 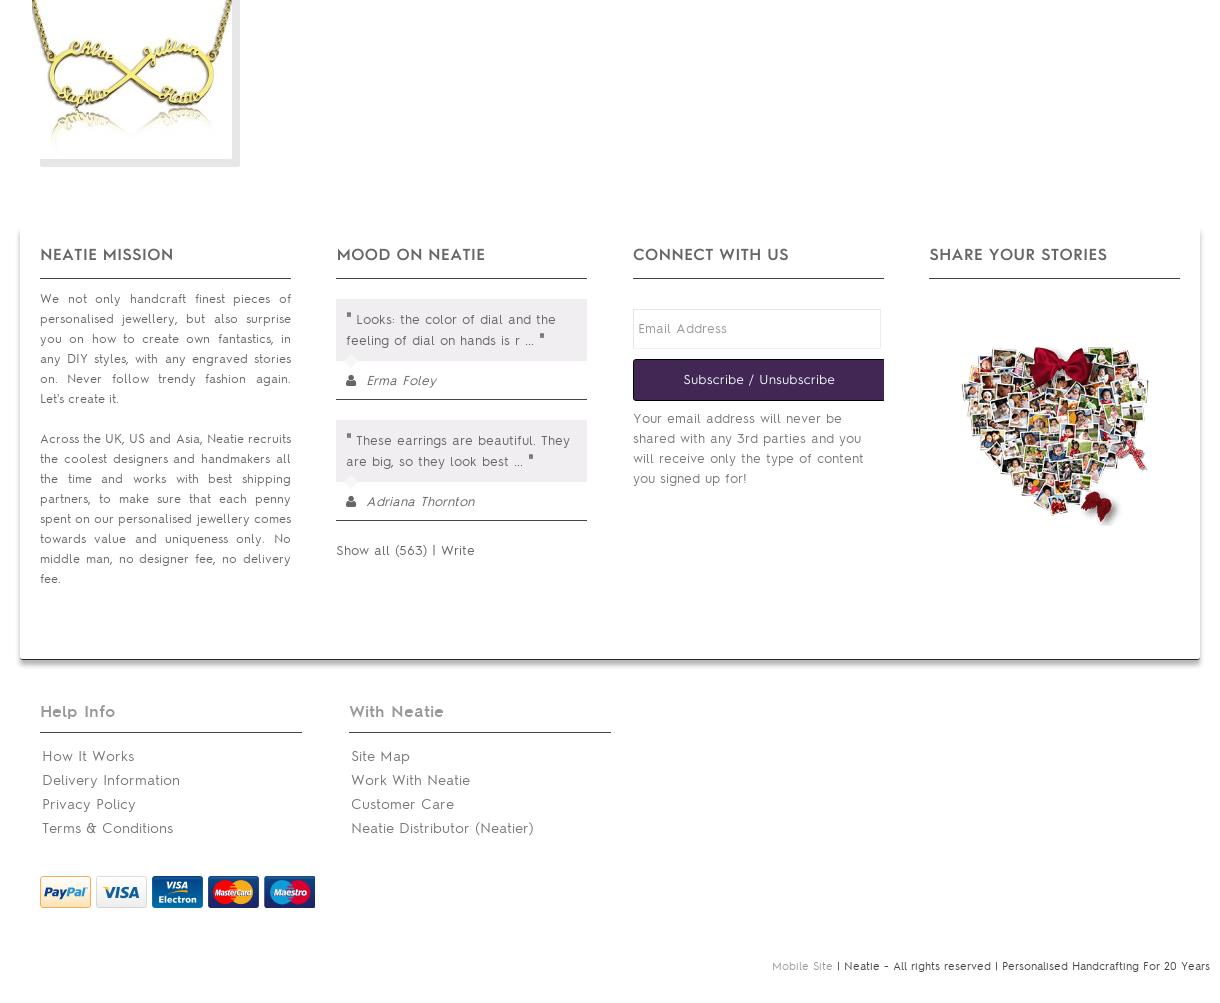 What do you see at coordinates (163, 348) in the screenshot?
I see `'We not only handcraft finest pieces of personalised jewellery, but also surprise you on how to create own fantastics, in any DIY styles, with any engraved stories on. Never follow trendy fashion again. Let's create it.'` at bounding box center [163, 348].